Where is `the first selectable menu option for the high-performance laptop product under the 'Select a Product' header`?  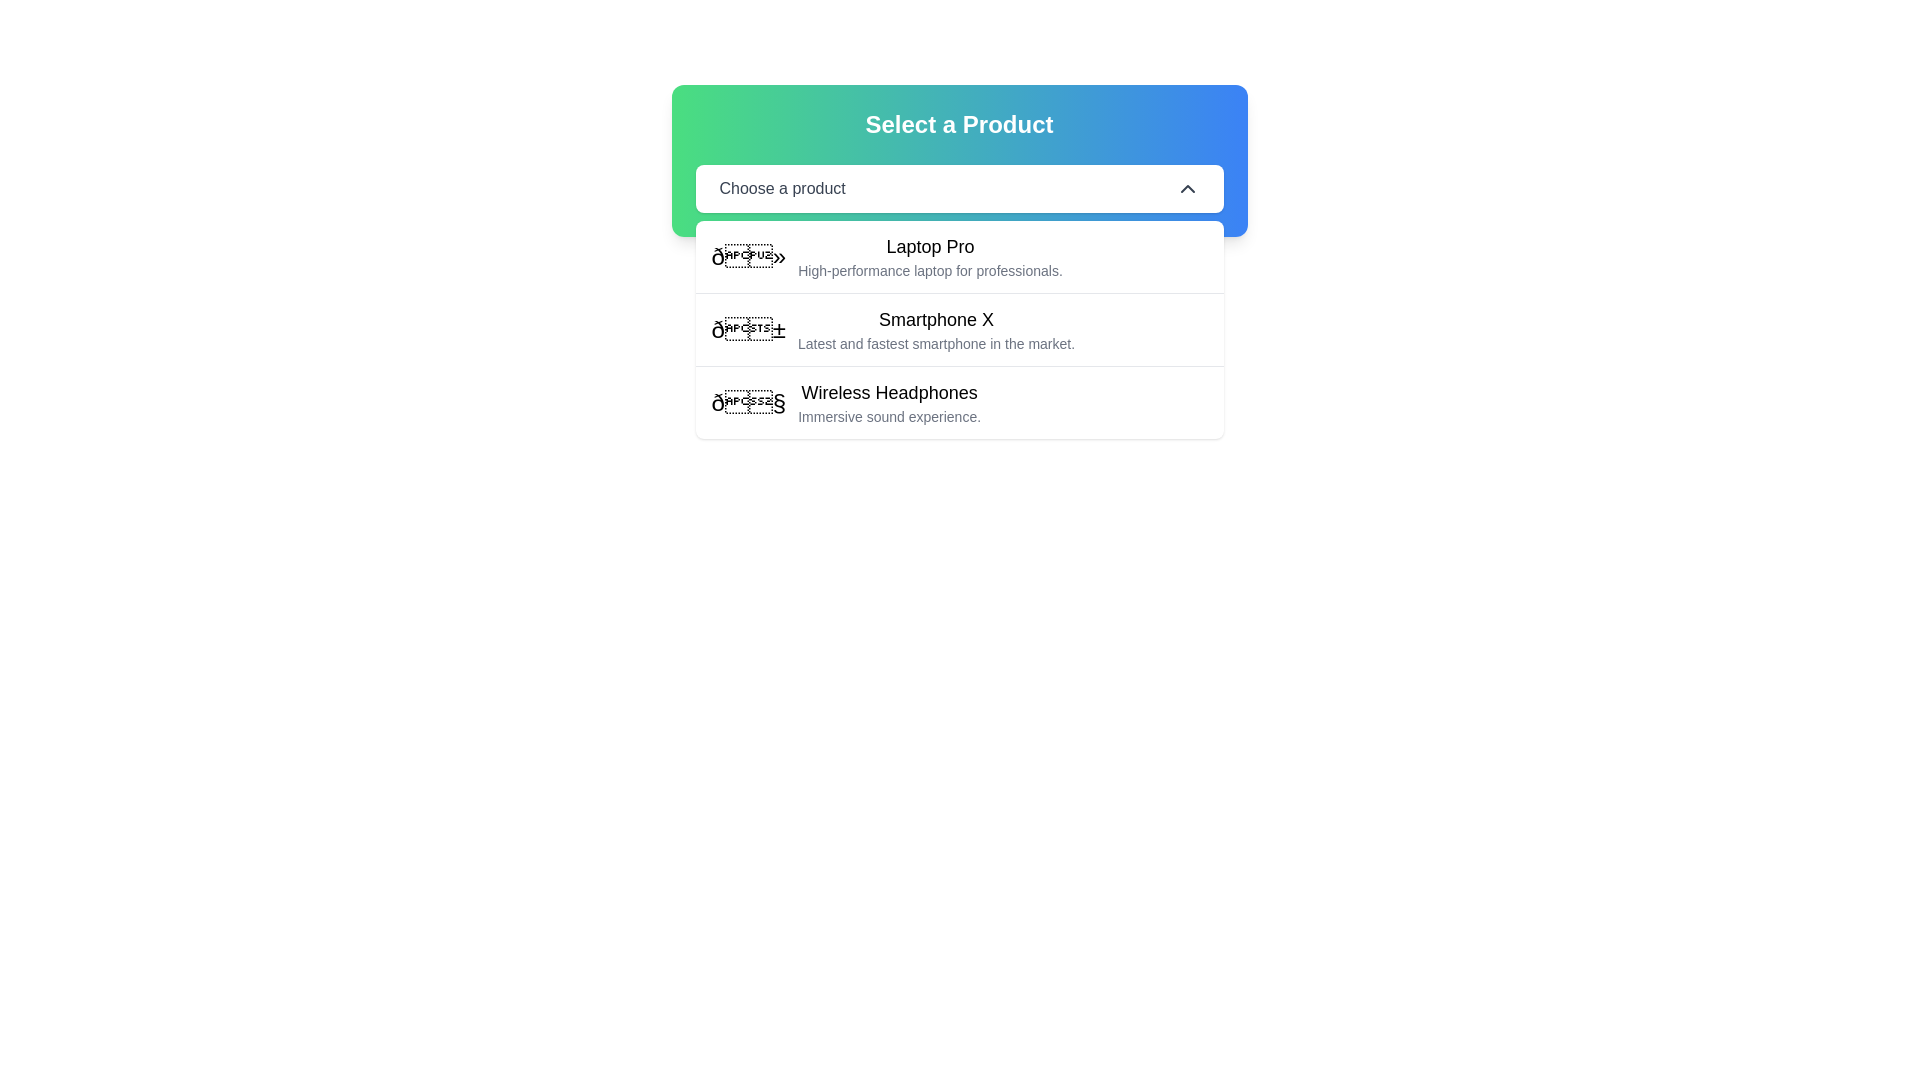 the first selectable menu option for the high-performance laptop product under the 'Select a Product' header is located at coordinates (958, 256).